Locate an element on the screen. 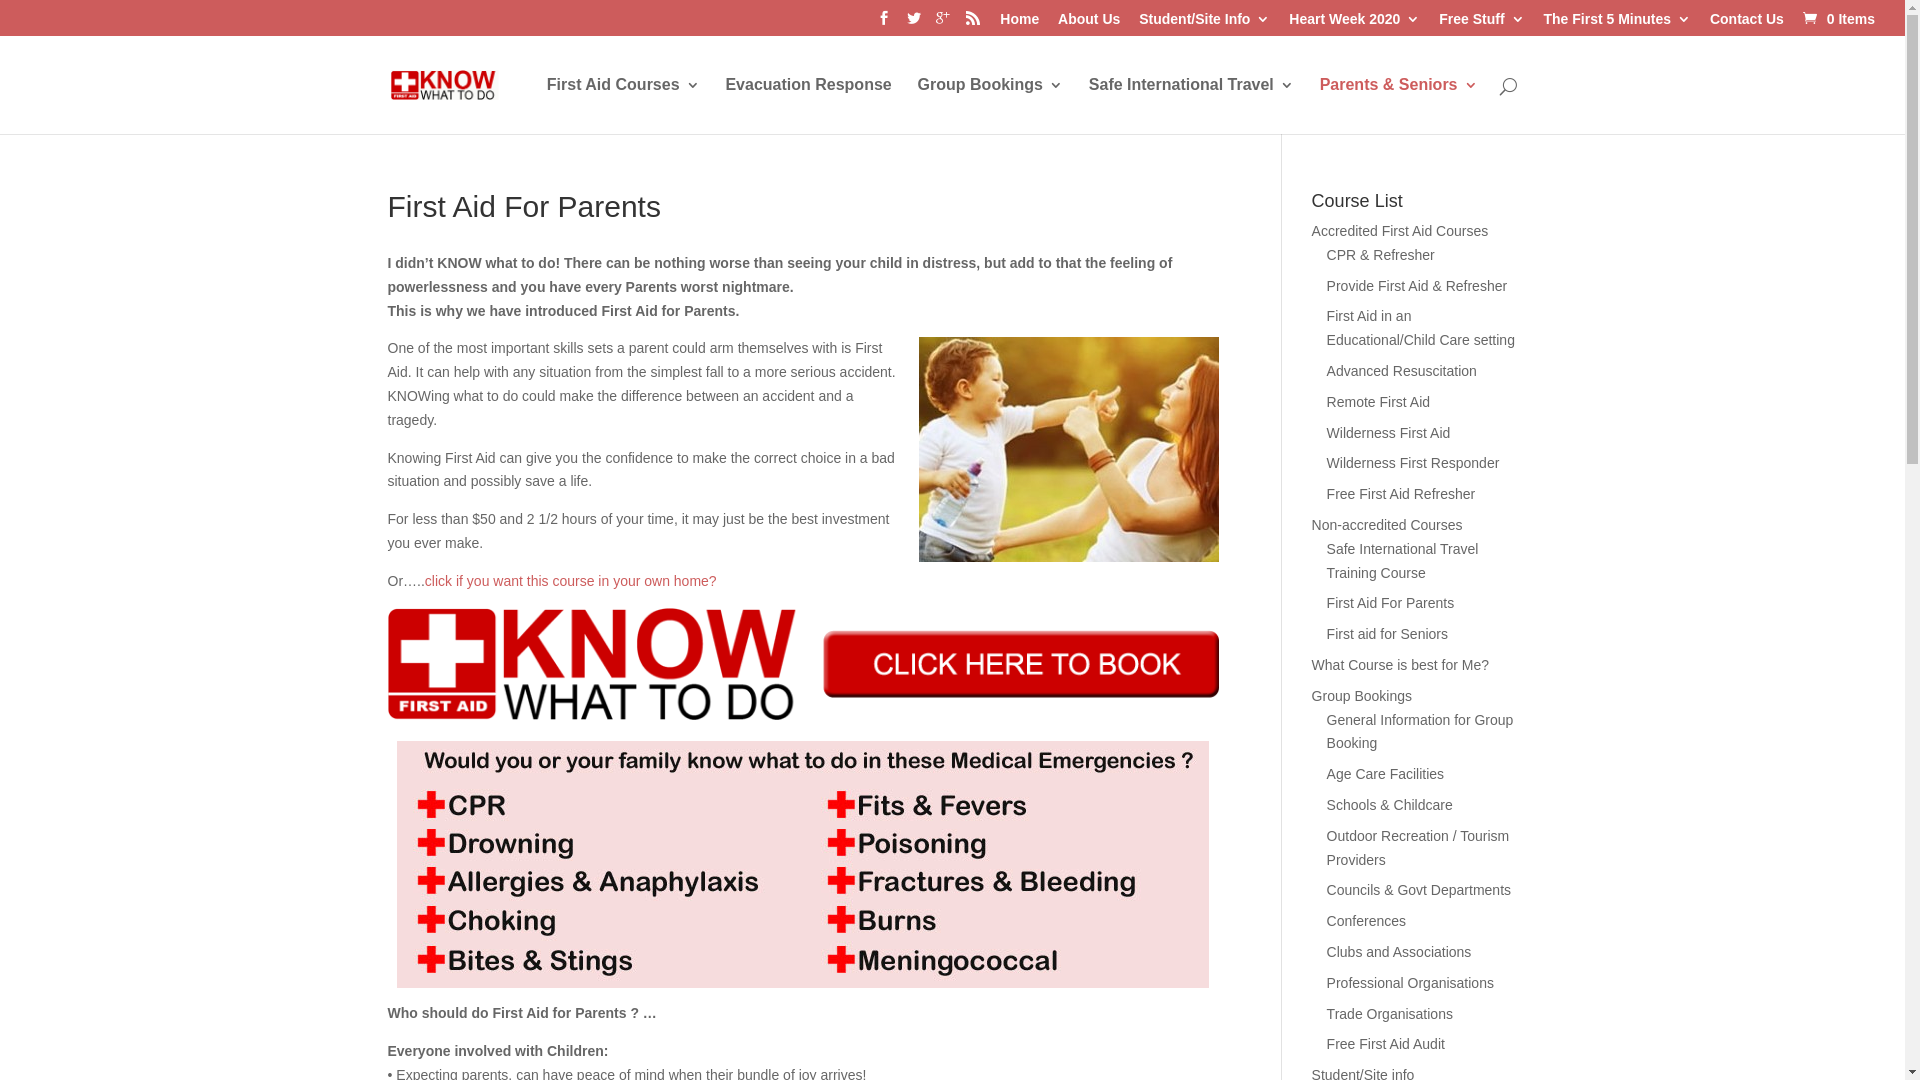 The image size is (1920, 1080). 'Home' is located at coordinates (1019, 24).